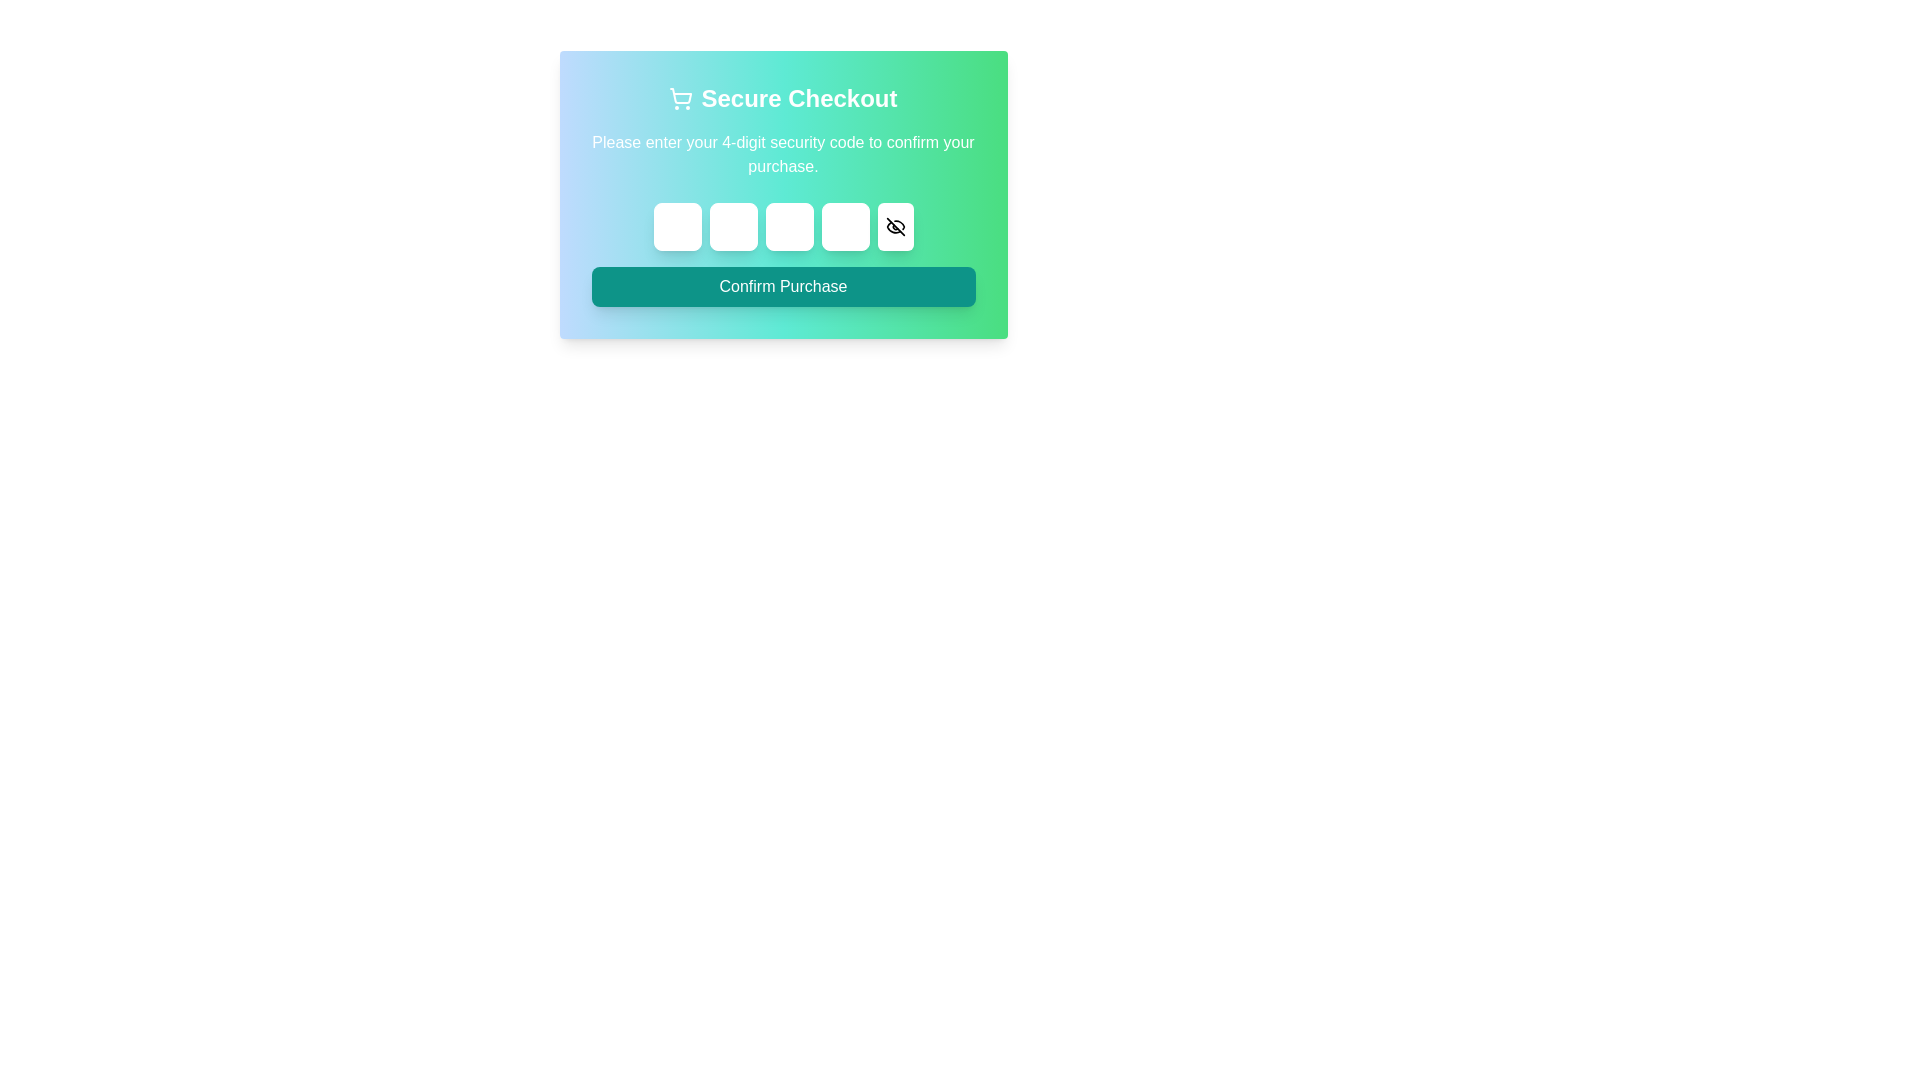  I want to click on the shopping cart icon element located near the 'Secure Checkout' text in the header section of the interface, so click(681, 96).